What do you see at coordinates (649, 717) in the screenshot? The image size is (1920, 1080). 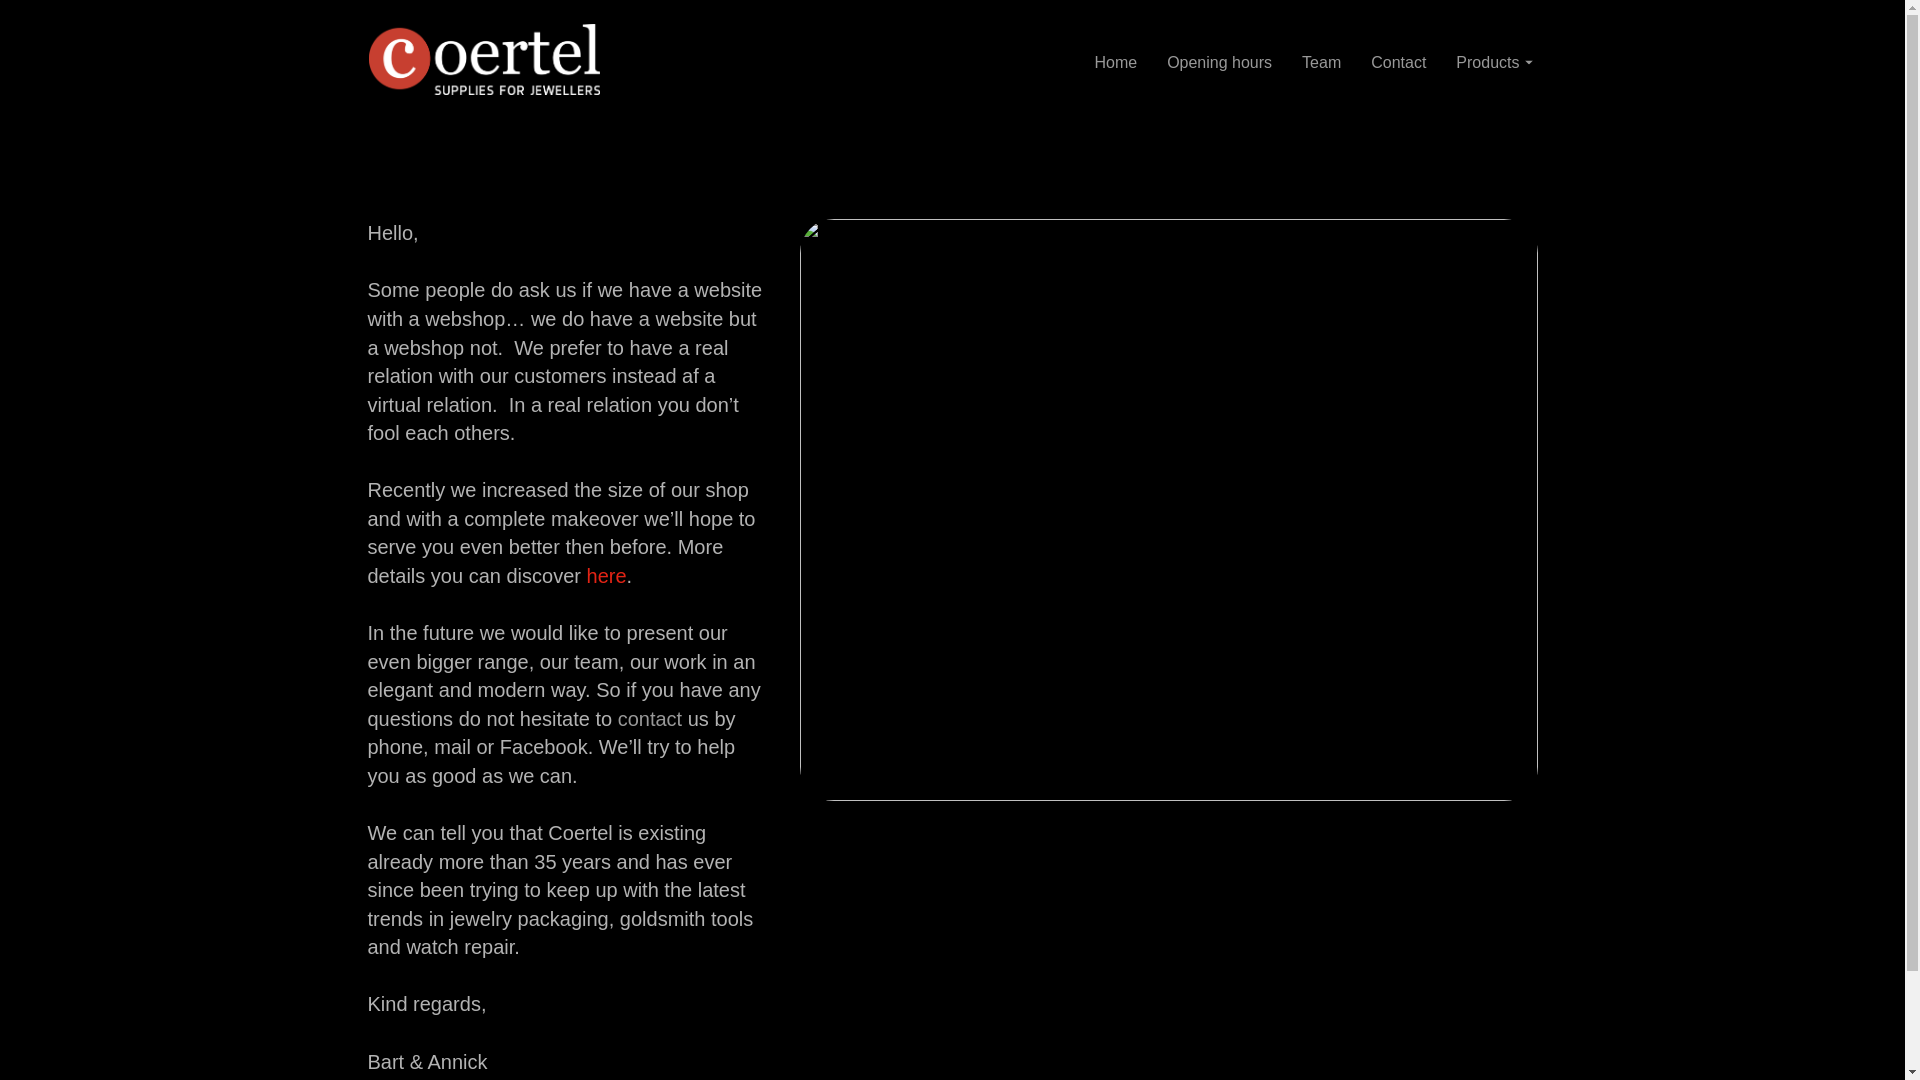 I see `'contact'` at bounding box center [649, 717].